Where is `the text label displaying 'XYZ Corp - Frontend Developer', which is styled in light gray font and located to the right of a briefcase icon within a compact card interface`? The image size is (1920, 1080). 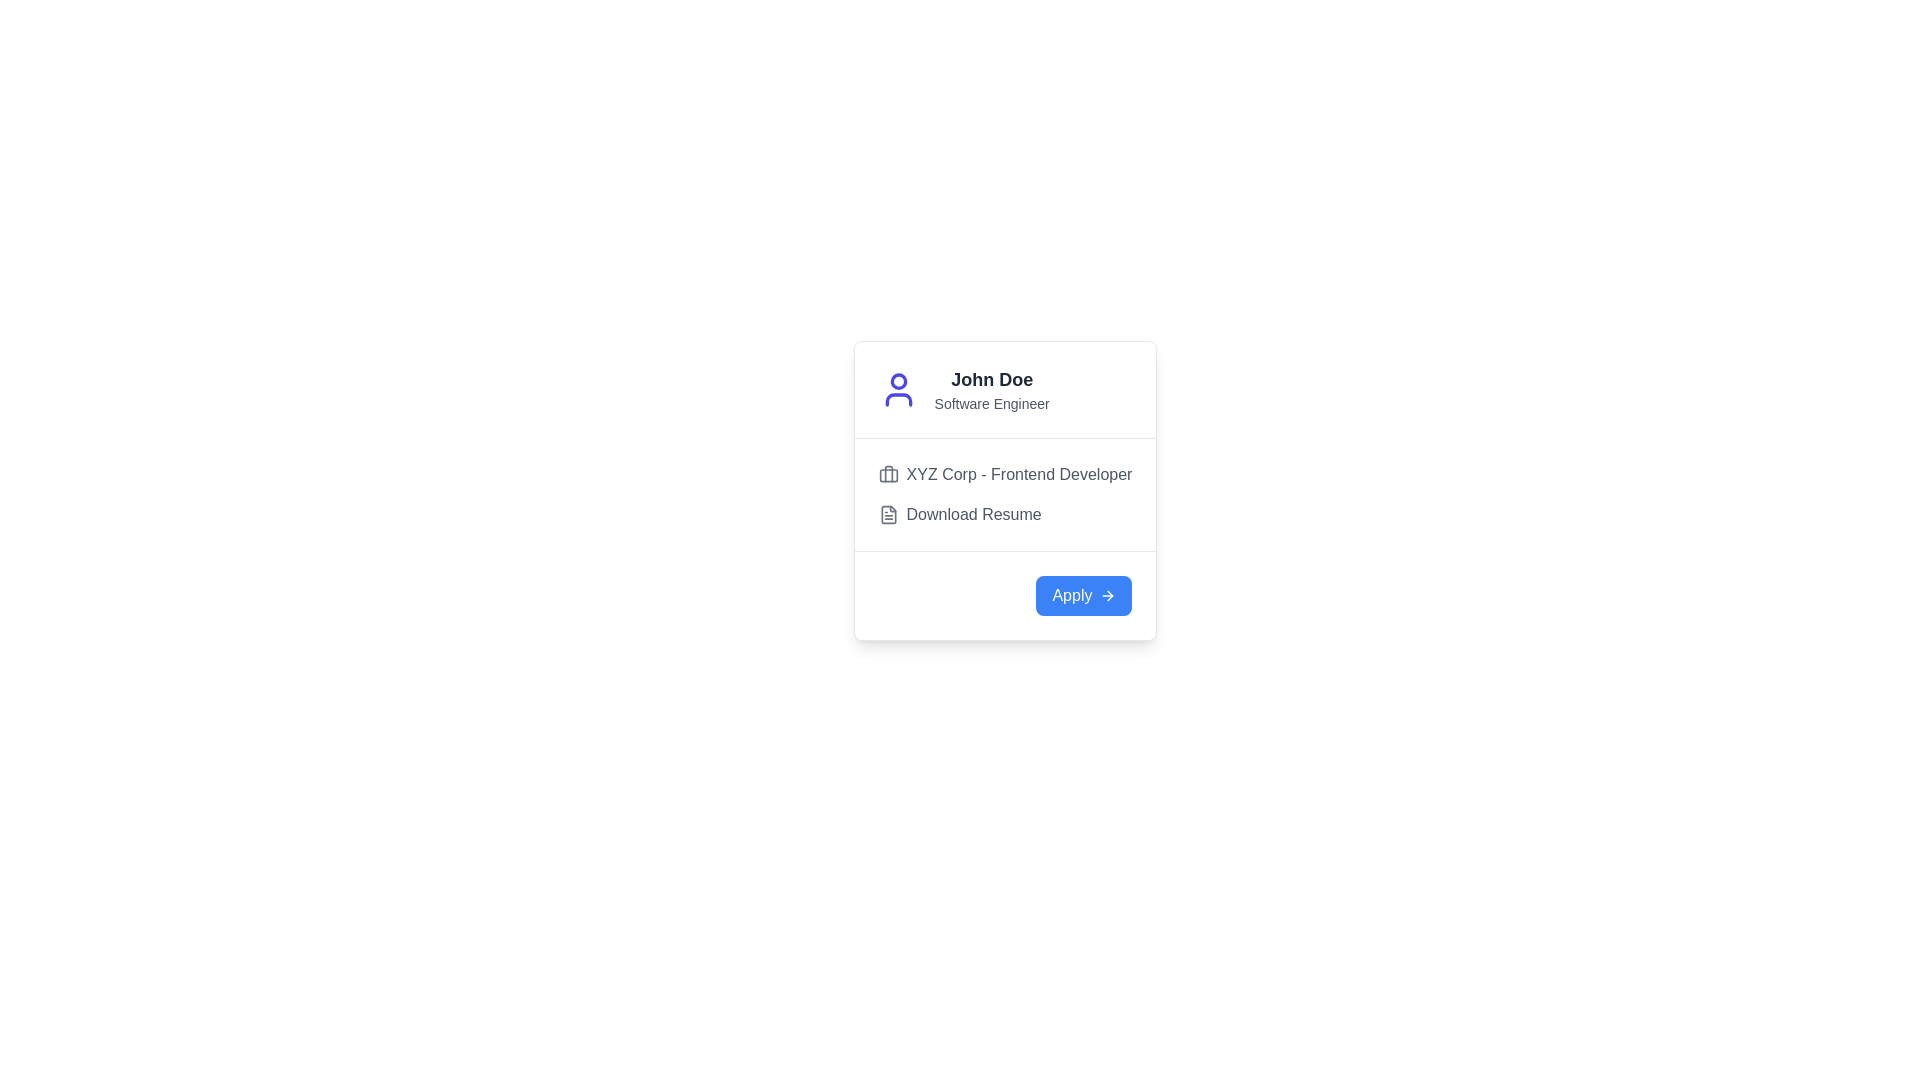
the text label displaying 'XYZ Corp - Frontend Developer', which is styled in light gray font and located to the right of a briefcase icon within a compact card interface is located at coordinates (1019, 474).